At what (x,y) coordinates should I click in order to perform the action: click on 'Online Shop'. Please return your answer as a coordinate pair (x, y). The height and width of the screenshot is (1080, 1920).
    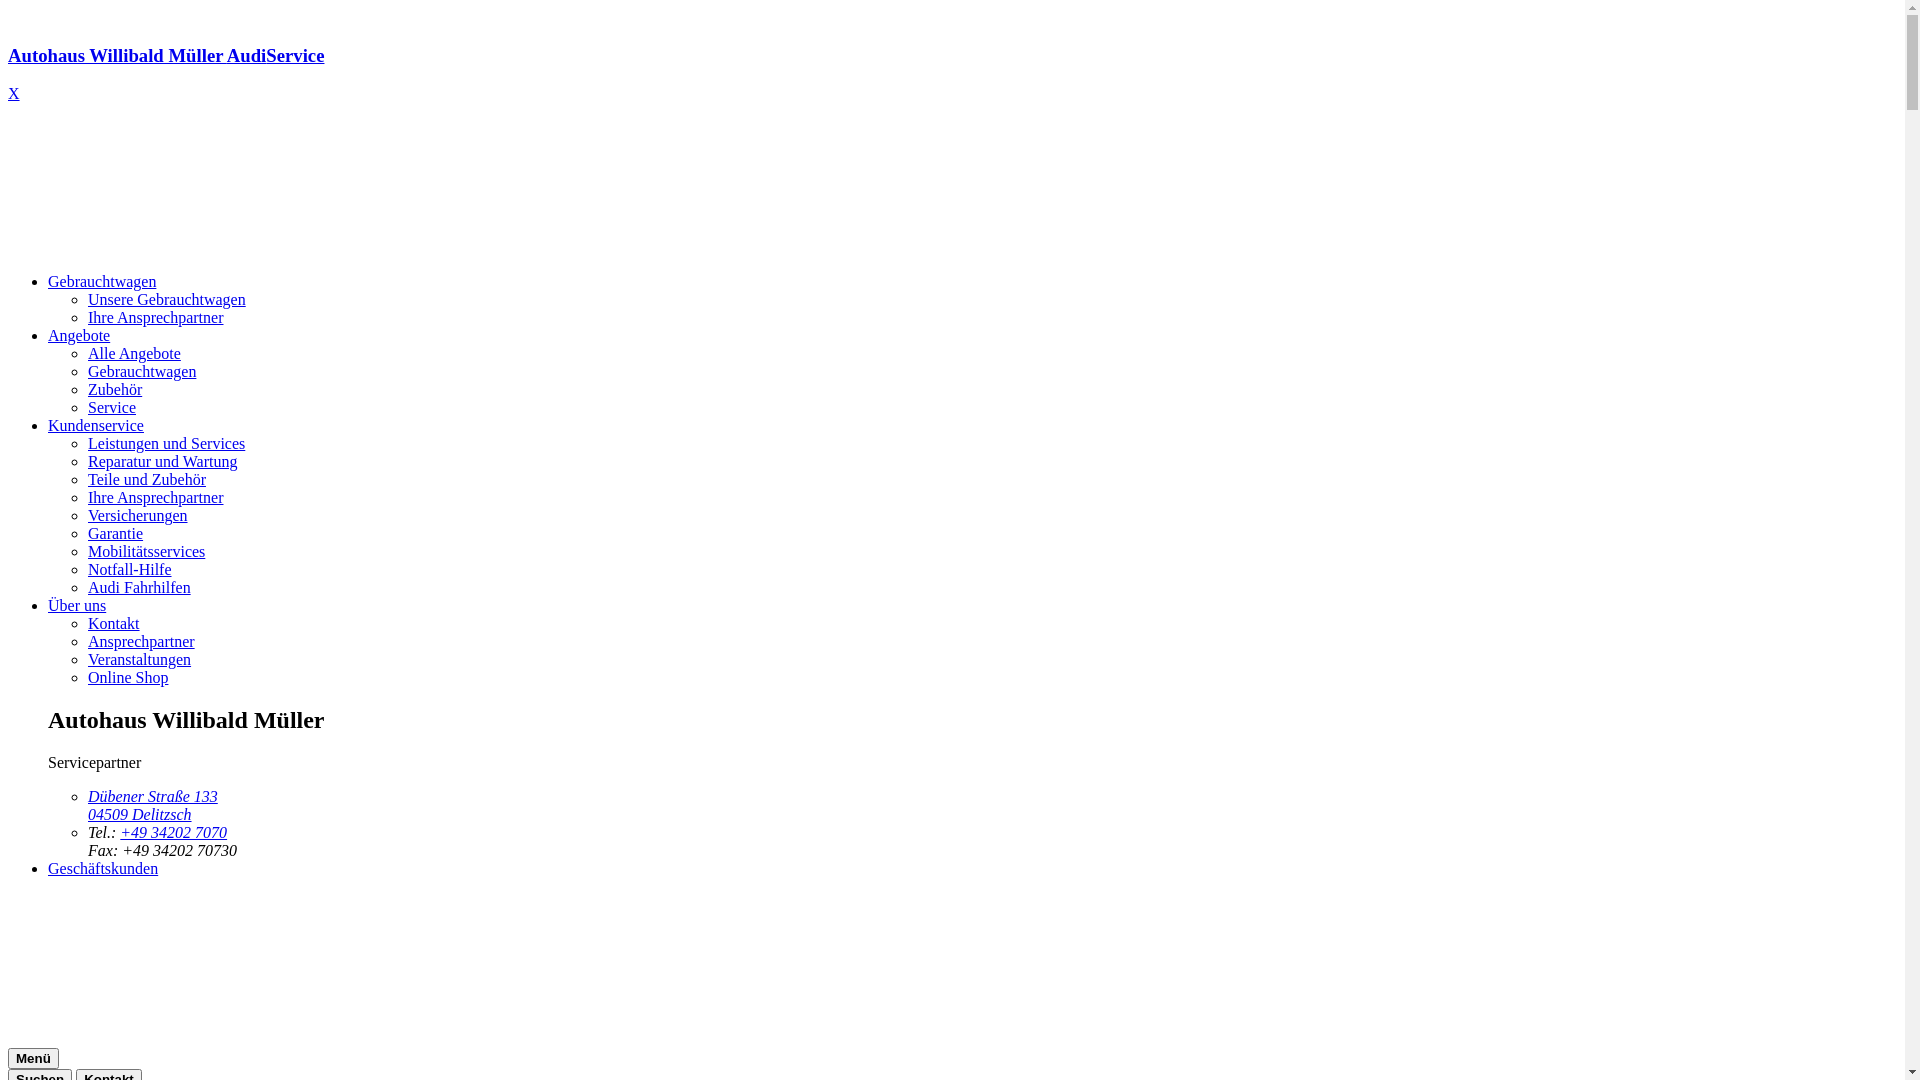
    Looking at the image, I should click on (127, 676).